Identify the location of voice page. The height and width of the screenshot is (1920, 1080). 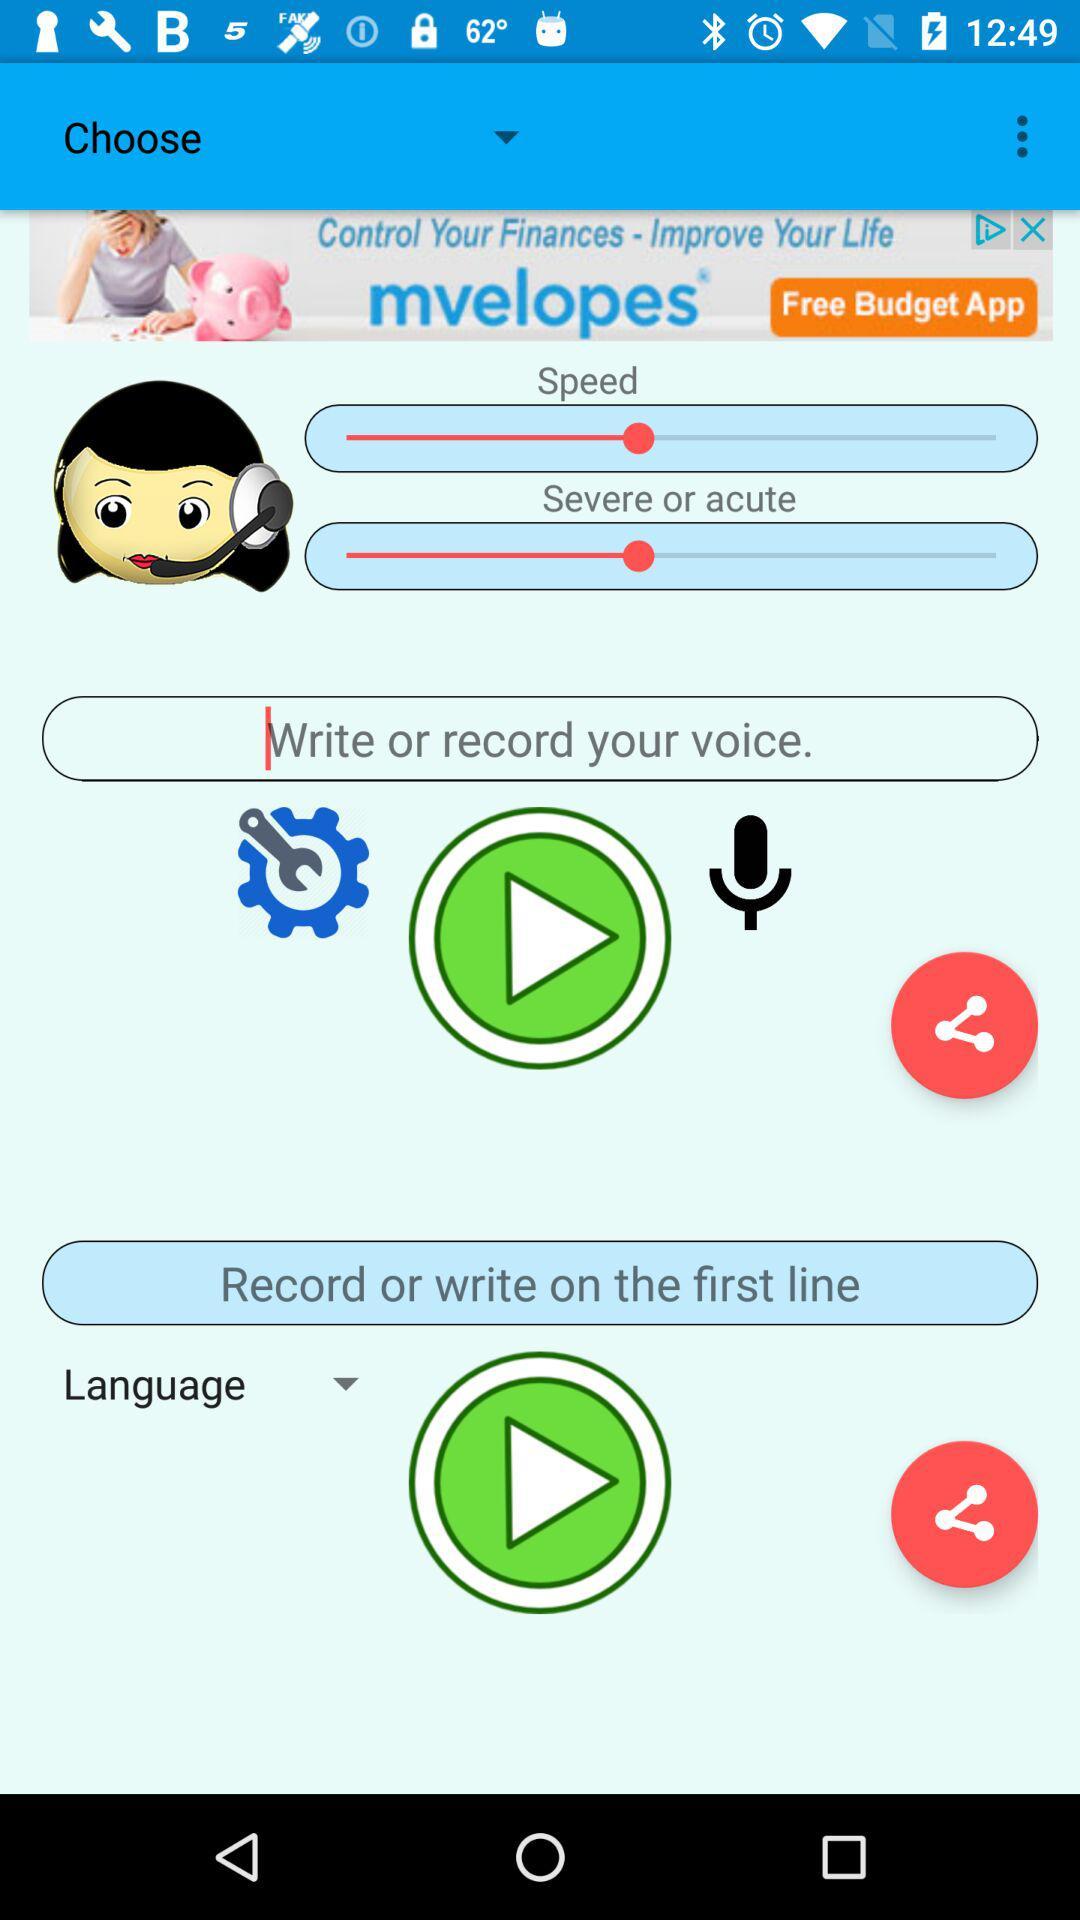
(540, 737).